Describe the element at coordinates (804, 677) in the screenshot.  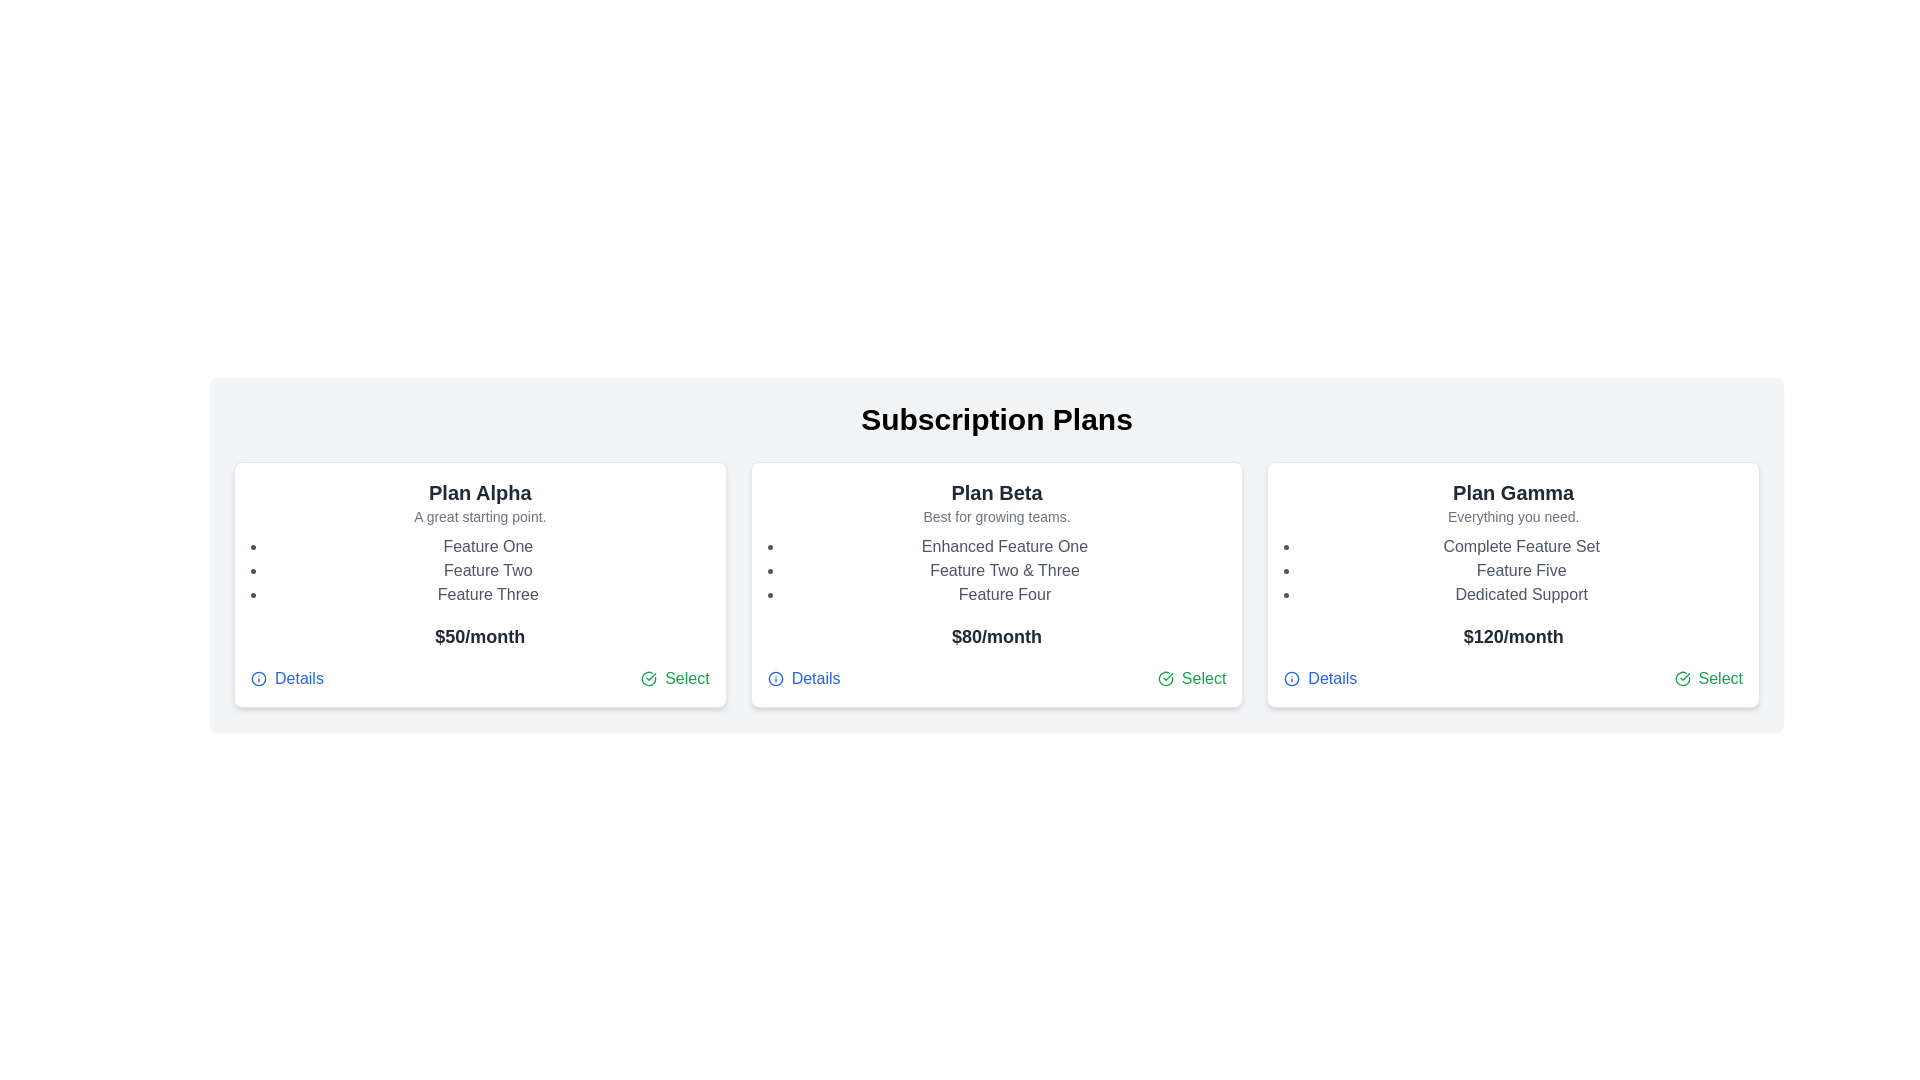
I see `the hyperlinked text labeled 'Details' with an information icon on its left` at that location.